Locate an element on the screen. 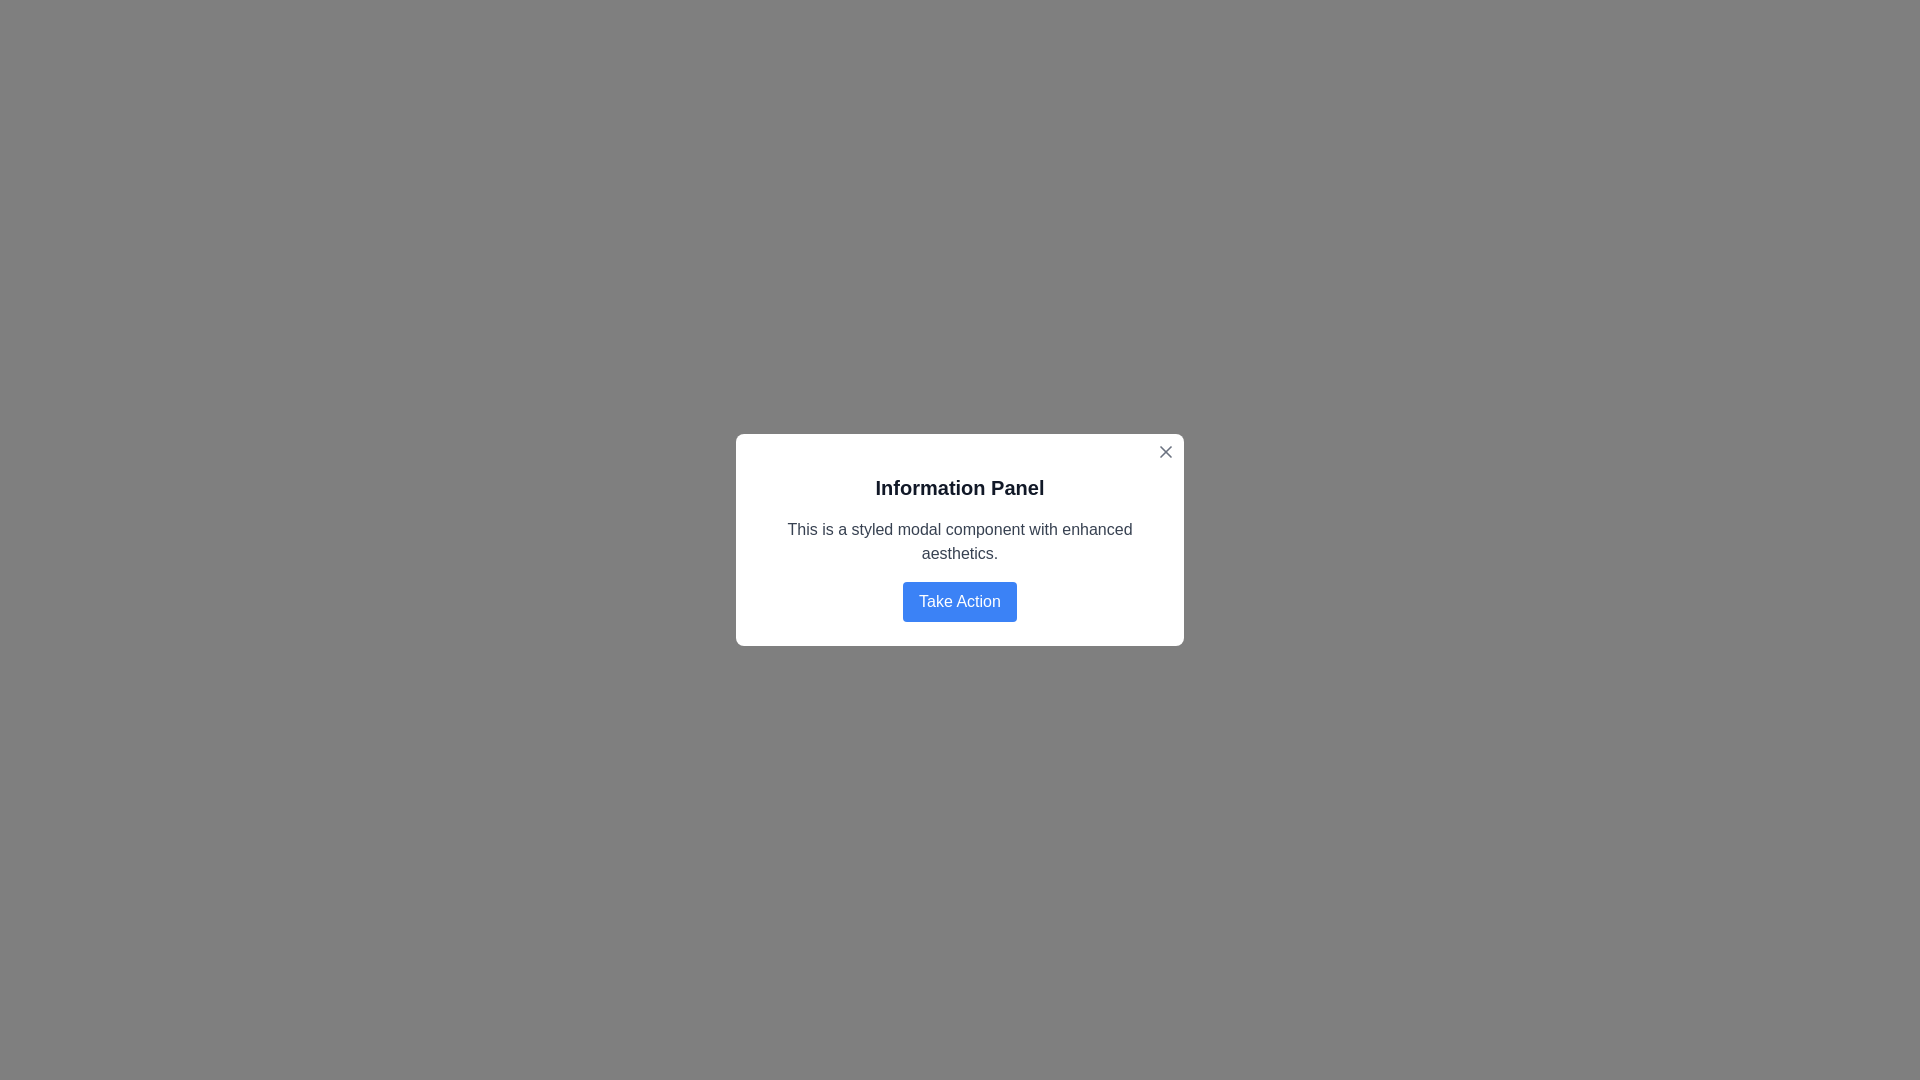 This screenshot has width=1920, height=1080. the static text block that provides additional information in the modal, positioned between the title 'Information Panel' and the button 'Take Action' is located at coordinates (960, 542).